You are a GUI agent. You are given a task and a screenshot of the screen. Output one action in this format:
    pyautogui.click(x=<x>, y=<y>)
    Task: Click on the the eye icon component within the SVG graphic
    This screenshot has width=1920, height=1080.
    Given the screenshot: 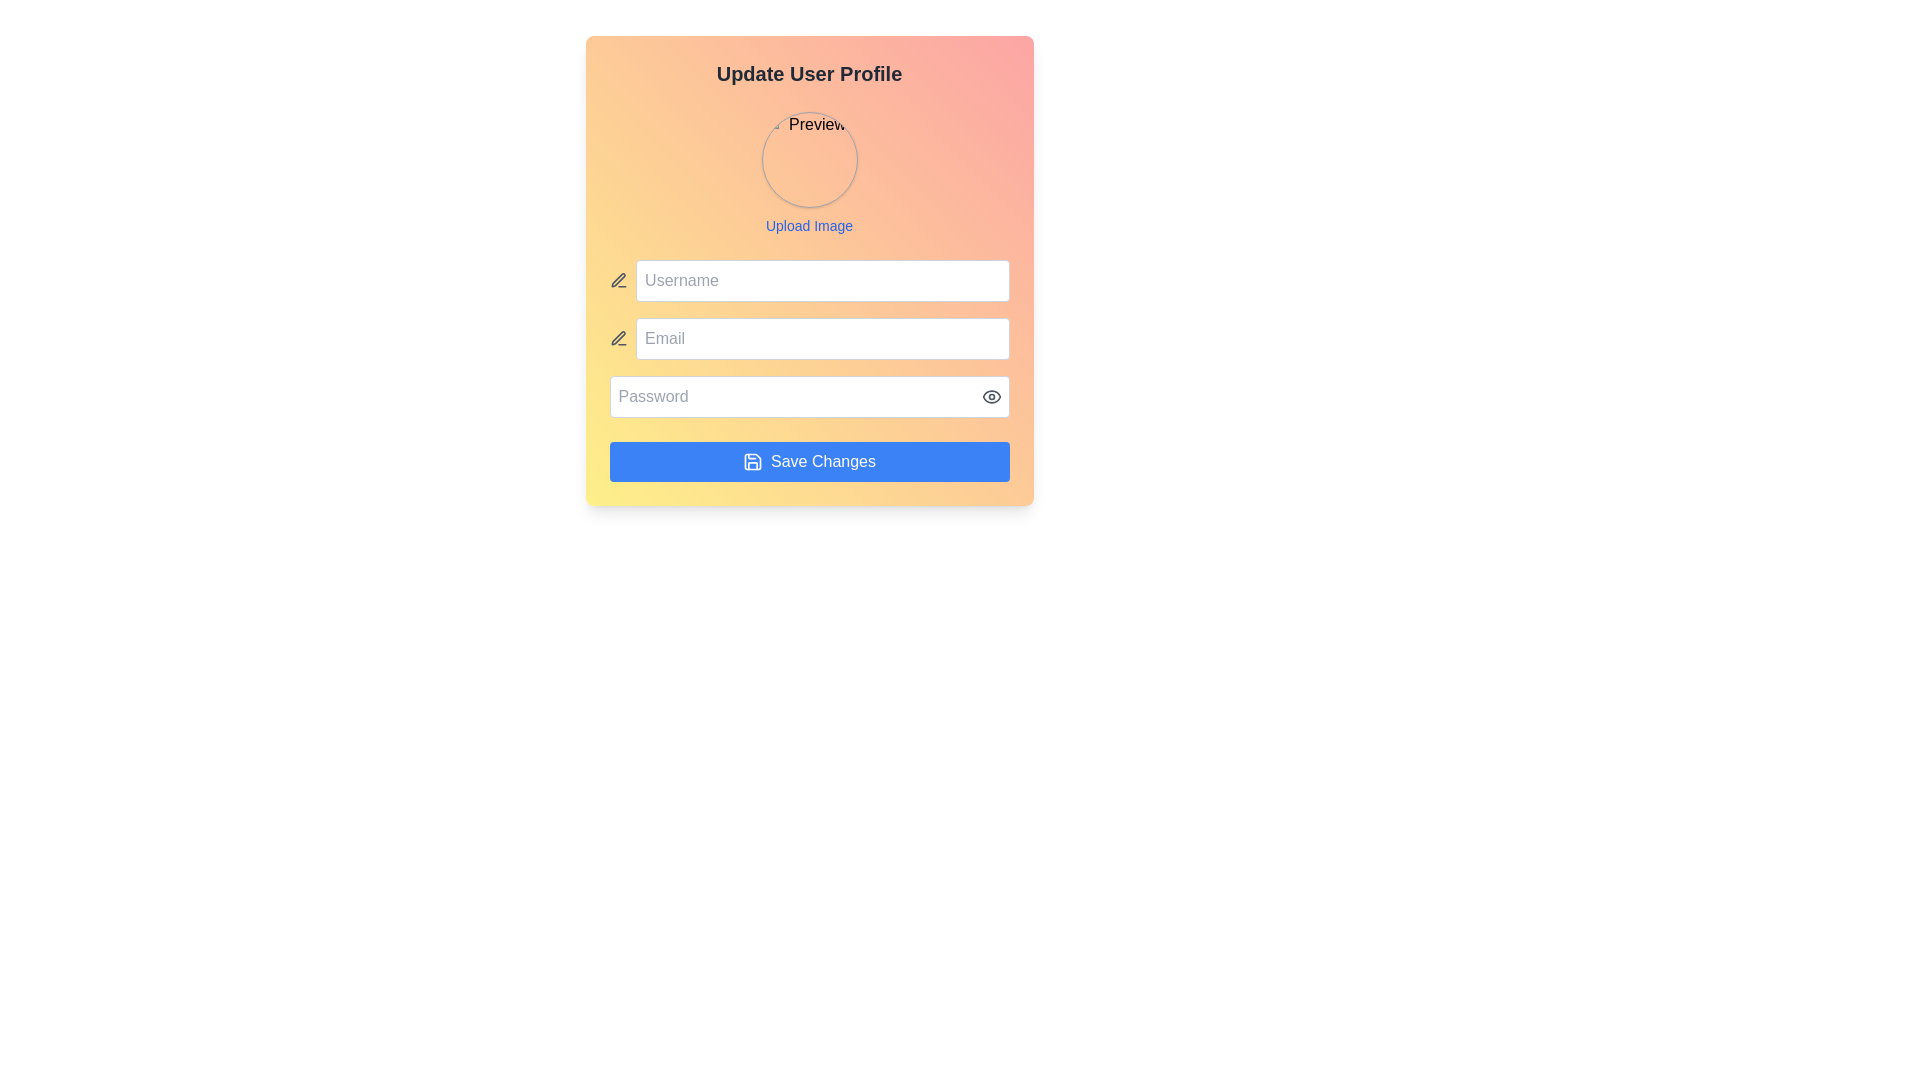 What is the action you would take?
    pyautogui.click(x=991, y=397)
    